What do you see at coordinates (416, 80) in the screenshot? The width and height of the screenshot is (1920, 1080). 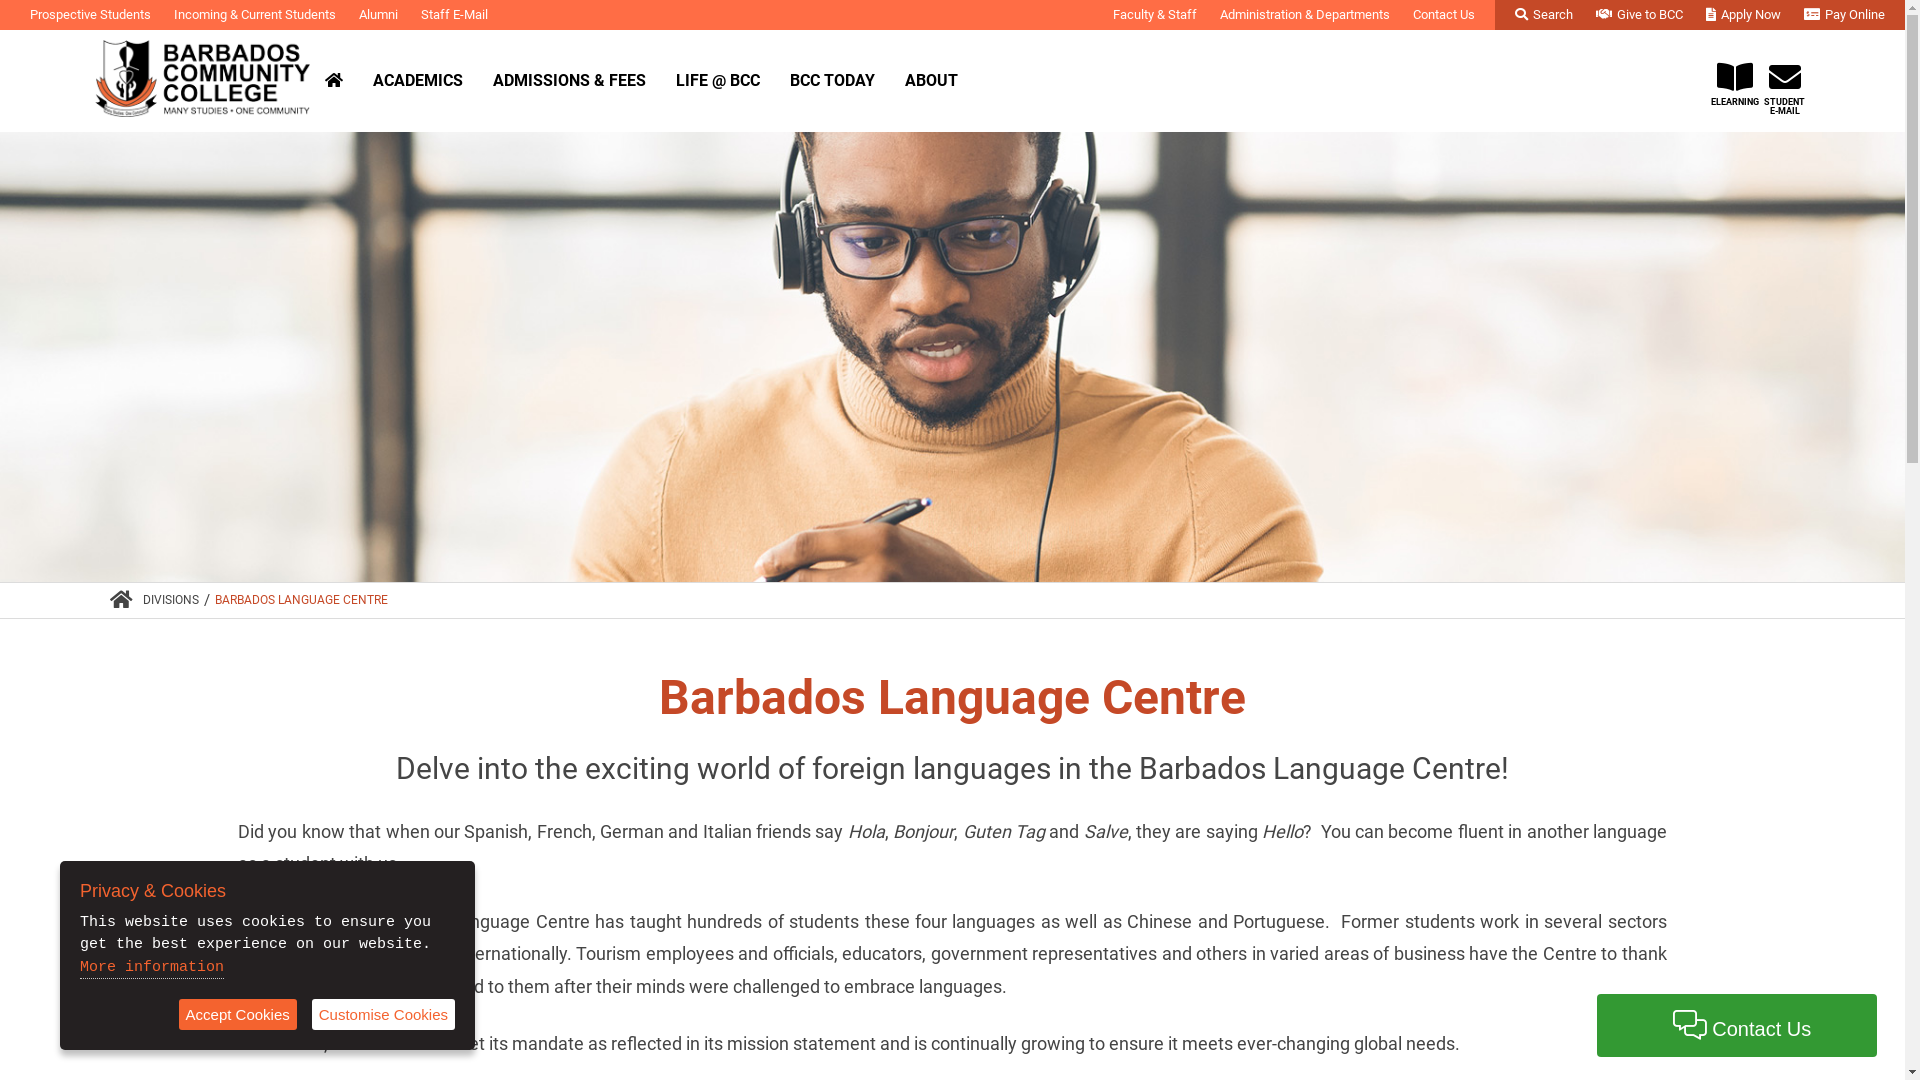 I see `'ACADEMICS'` at bounding box center [416, 80].